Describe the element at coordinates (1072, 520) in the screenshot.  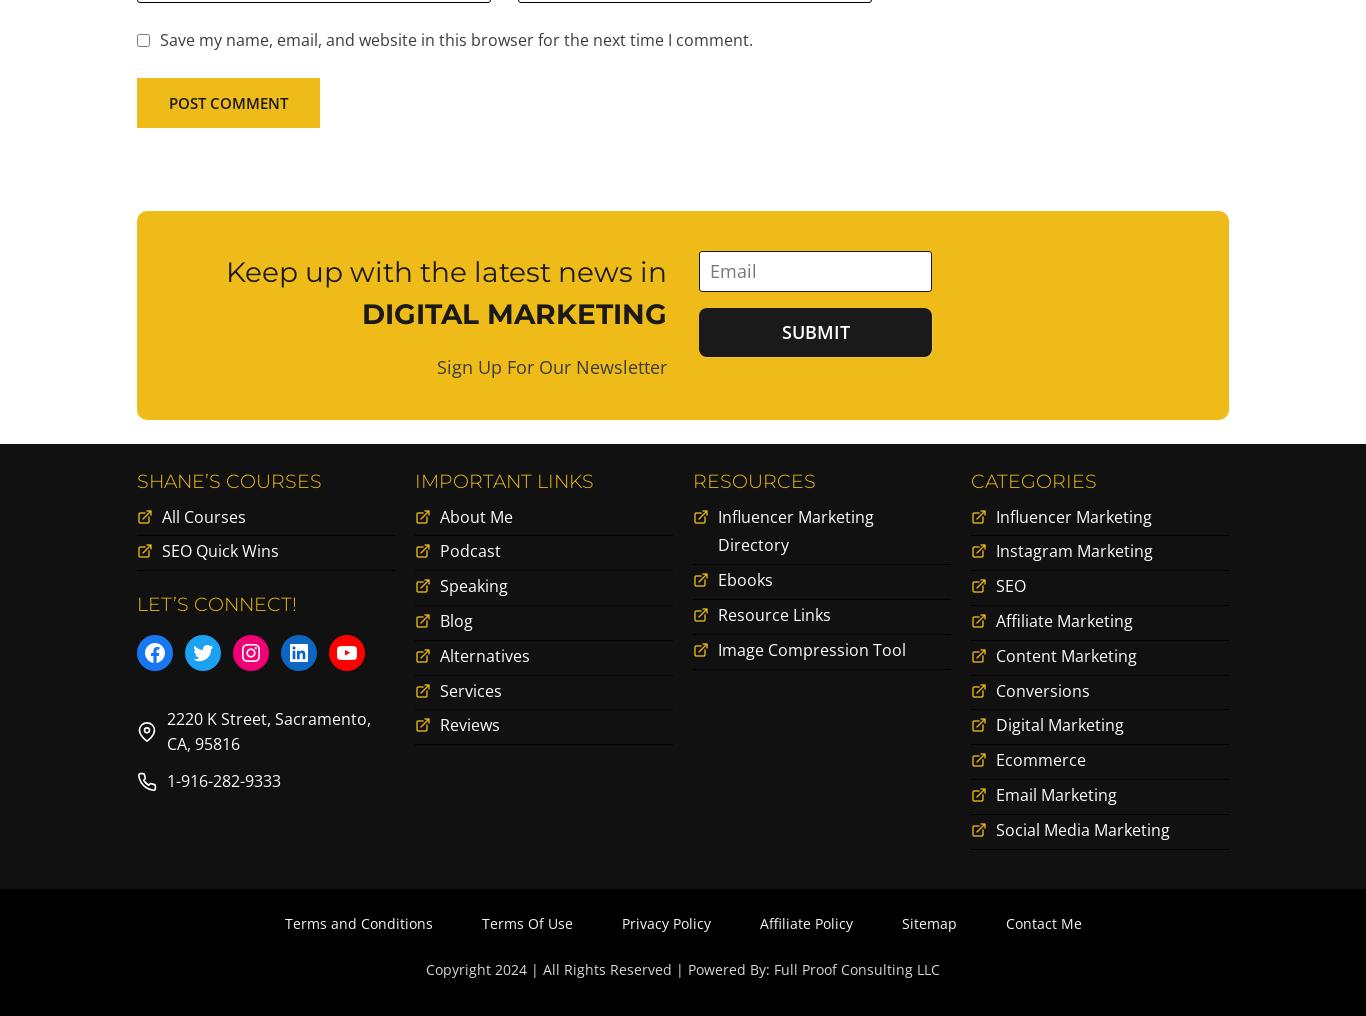
I see `'Influencer Marketing'` at that location.